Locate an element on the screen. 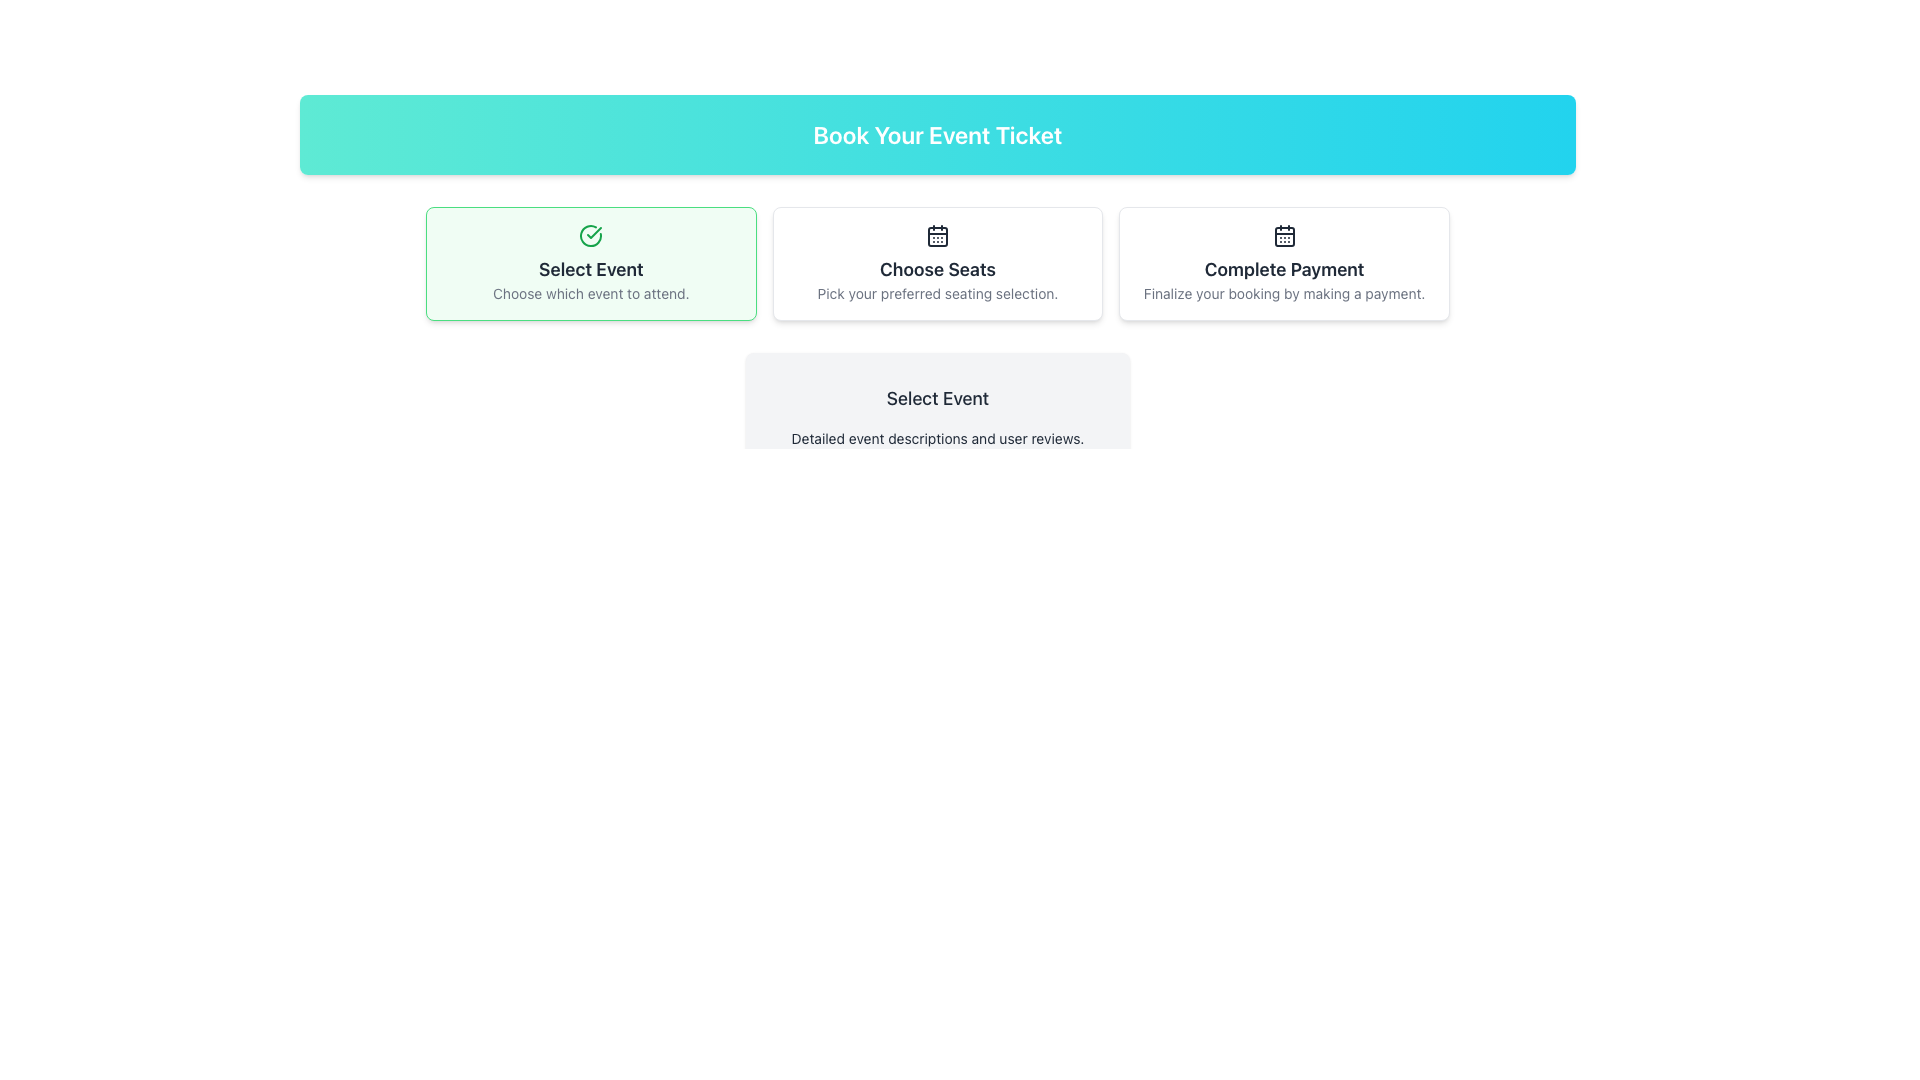  the calendar icon with a black outline and internal grid structure, located at the top section of the 'Complete Payment' box is located at coordinates (1284, 234).